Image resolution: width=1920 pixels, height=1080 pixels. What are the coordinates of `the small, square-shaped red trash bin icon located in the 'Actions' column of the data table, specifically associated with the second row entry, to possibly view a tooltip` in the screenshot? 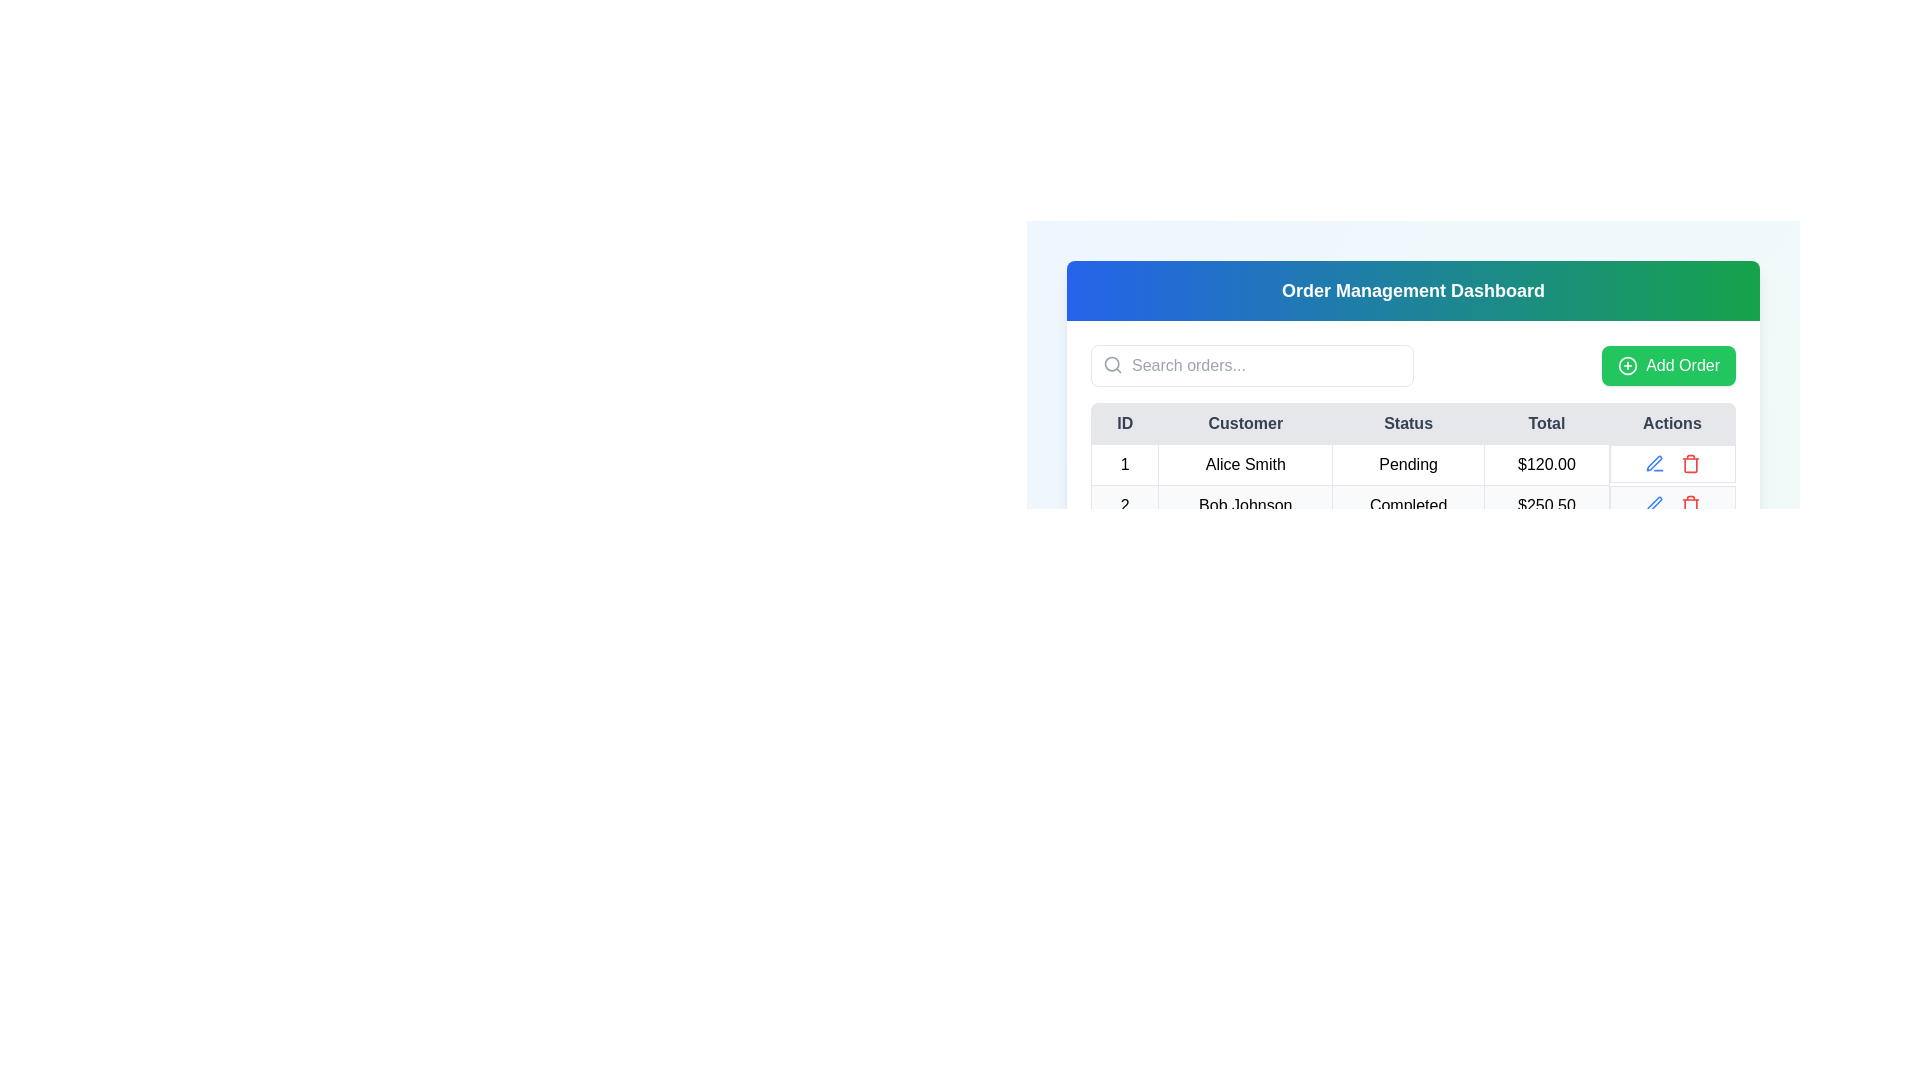 It's located at (1689, 463).